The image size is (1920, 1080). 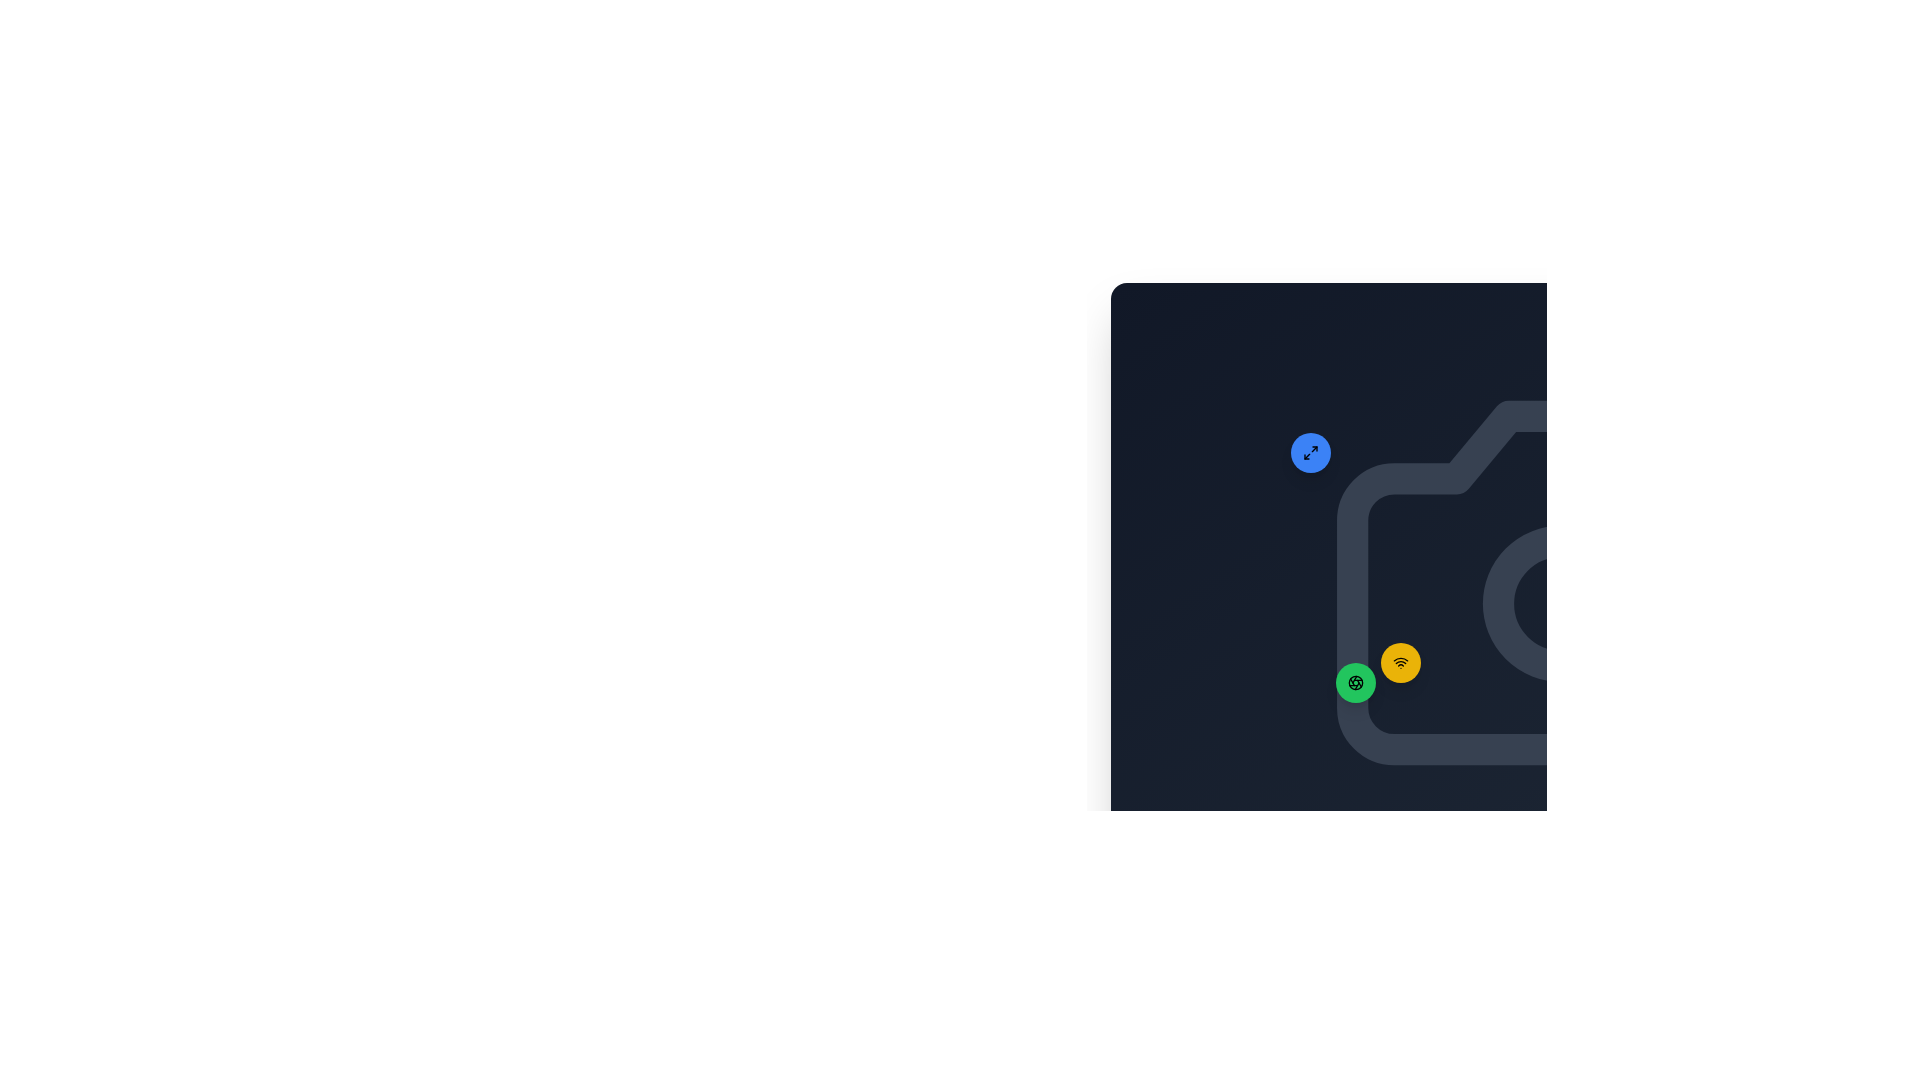 What do you see at coordinates (1400, 663) in the screenshot?
I see `the WiFi signal icon which is represented by black lines on a yellow circular background located at the bottom-right corner of the interface` at bounding box center [1400, 663].